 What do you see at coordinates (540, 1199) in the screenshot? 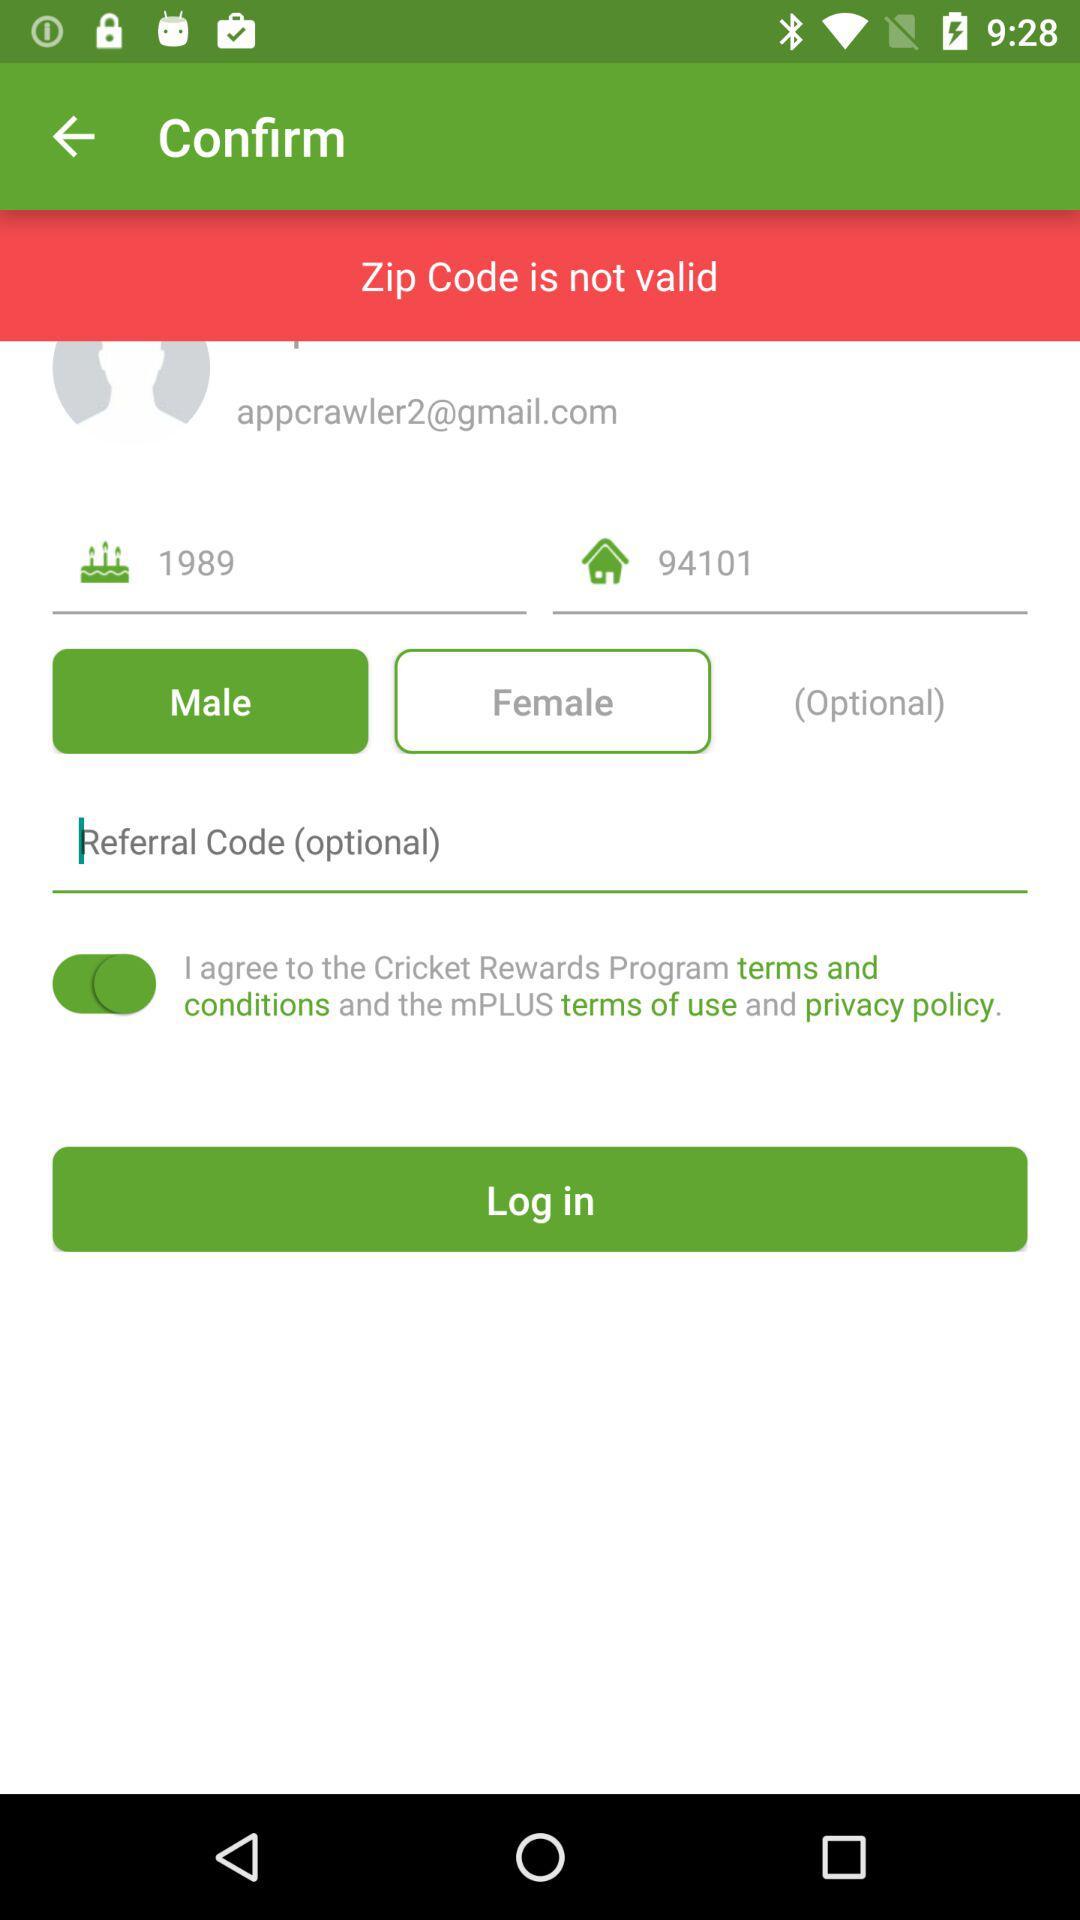
I see `log in icon` at bounding box center [540, 1199].